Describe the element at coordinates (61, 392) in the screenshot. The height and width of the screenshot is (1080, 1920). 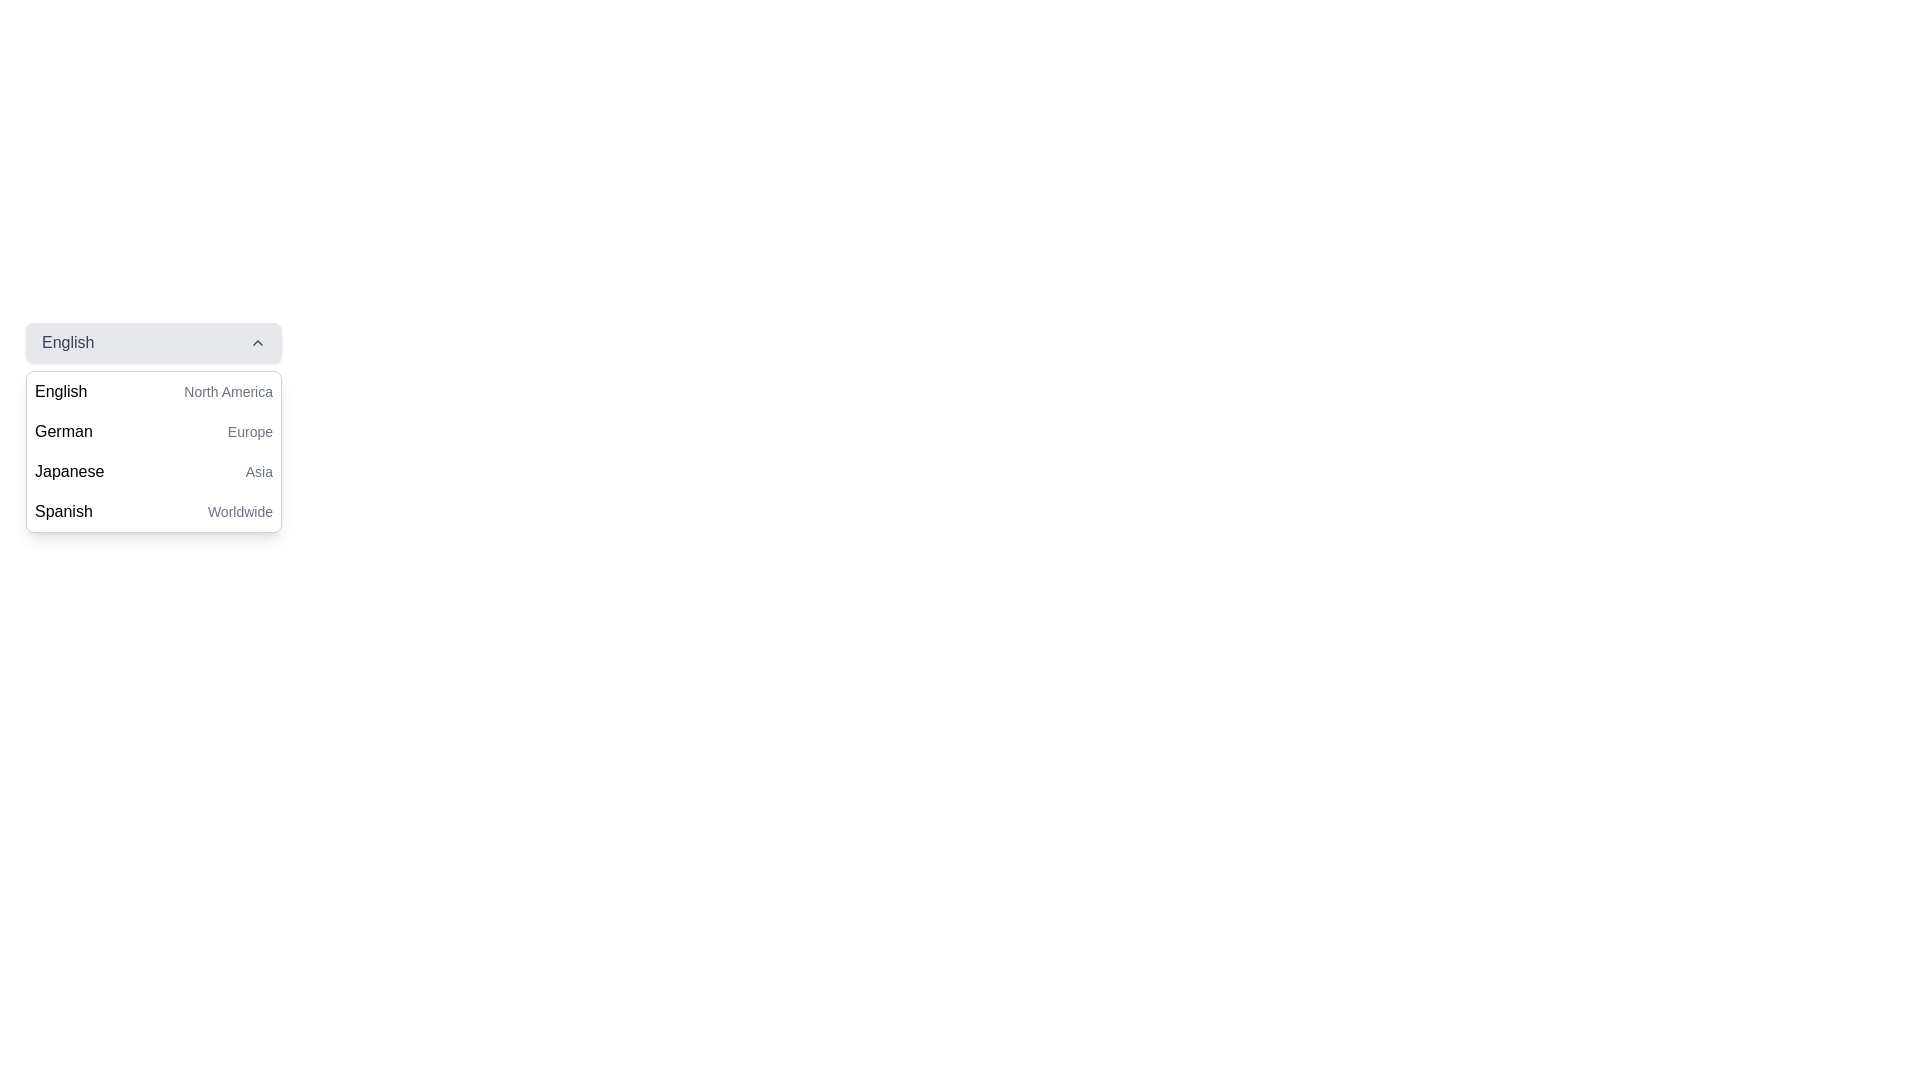
I see `the 'English' text label within the dropdown menu` at that location.